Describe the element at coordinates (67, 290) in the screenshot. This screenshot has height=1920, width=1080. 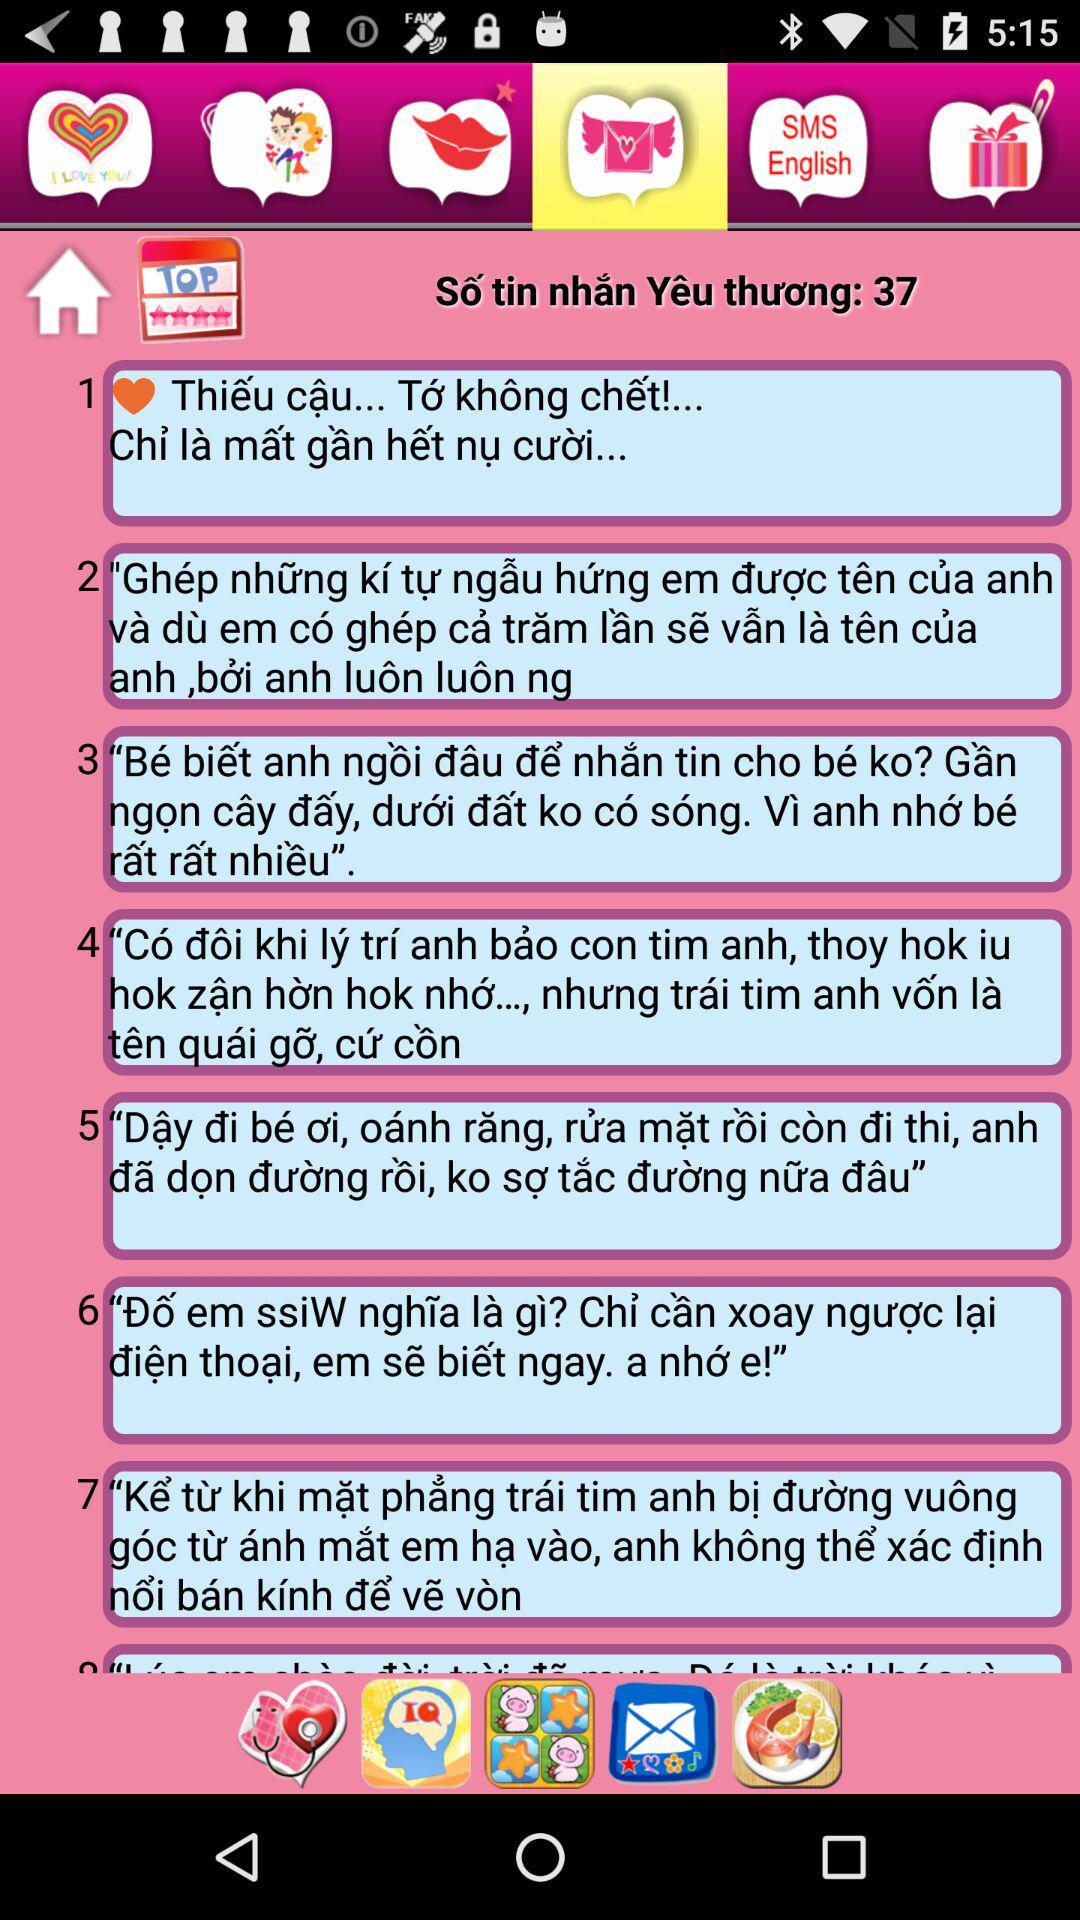
I see `the item above the 1 app` at that location.